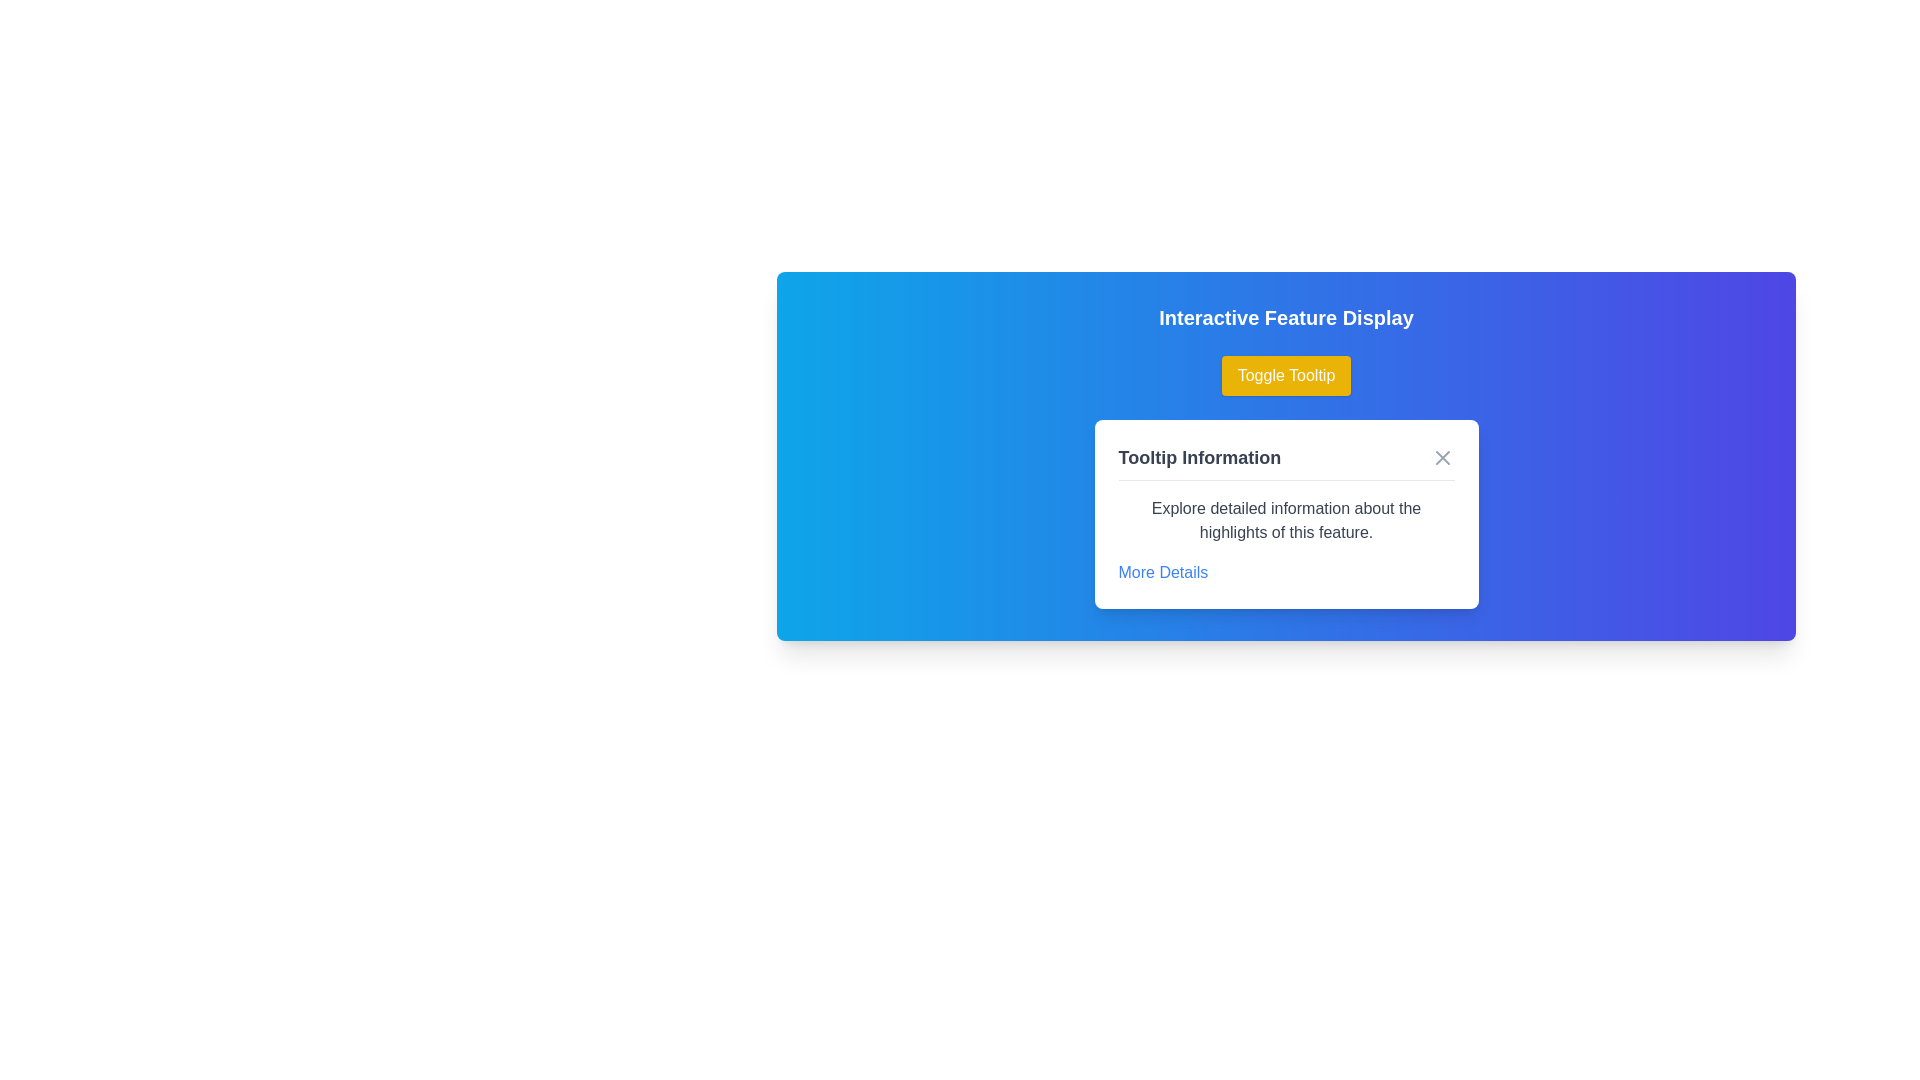  What do you see at coordinates (1199, 458) in the screenshot?
I see `text displayed in the title or heading of the tooltip, which is horizontally aligned to the left and vertically positioned at the top of the tooltip component` at bounding box center [1199, 458].